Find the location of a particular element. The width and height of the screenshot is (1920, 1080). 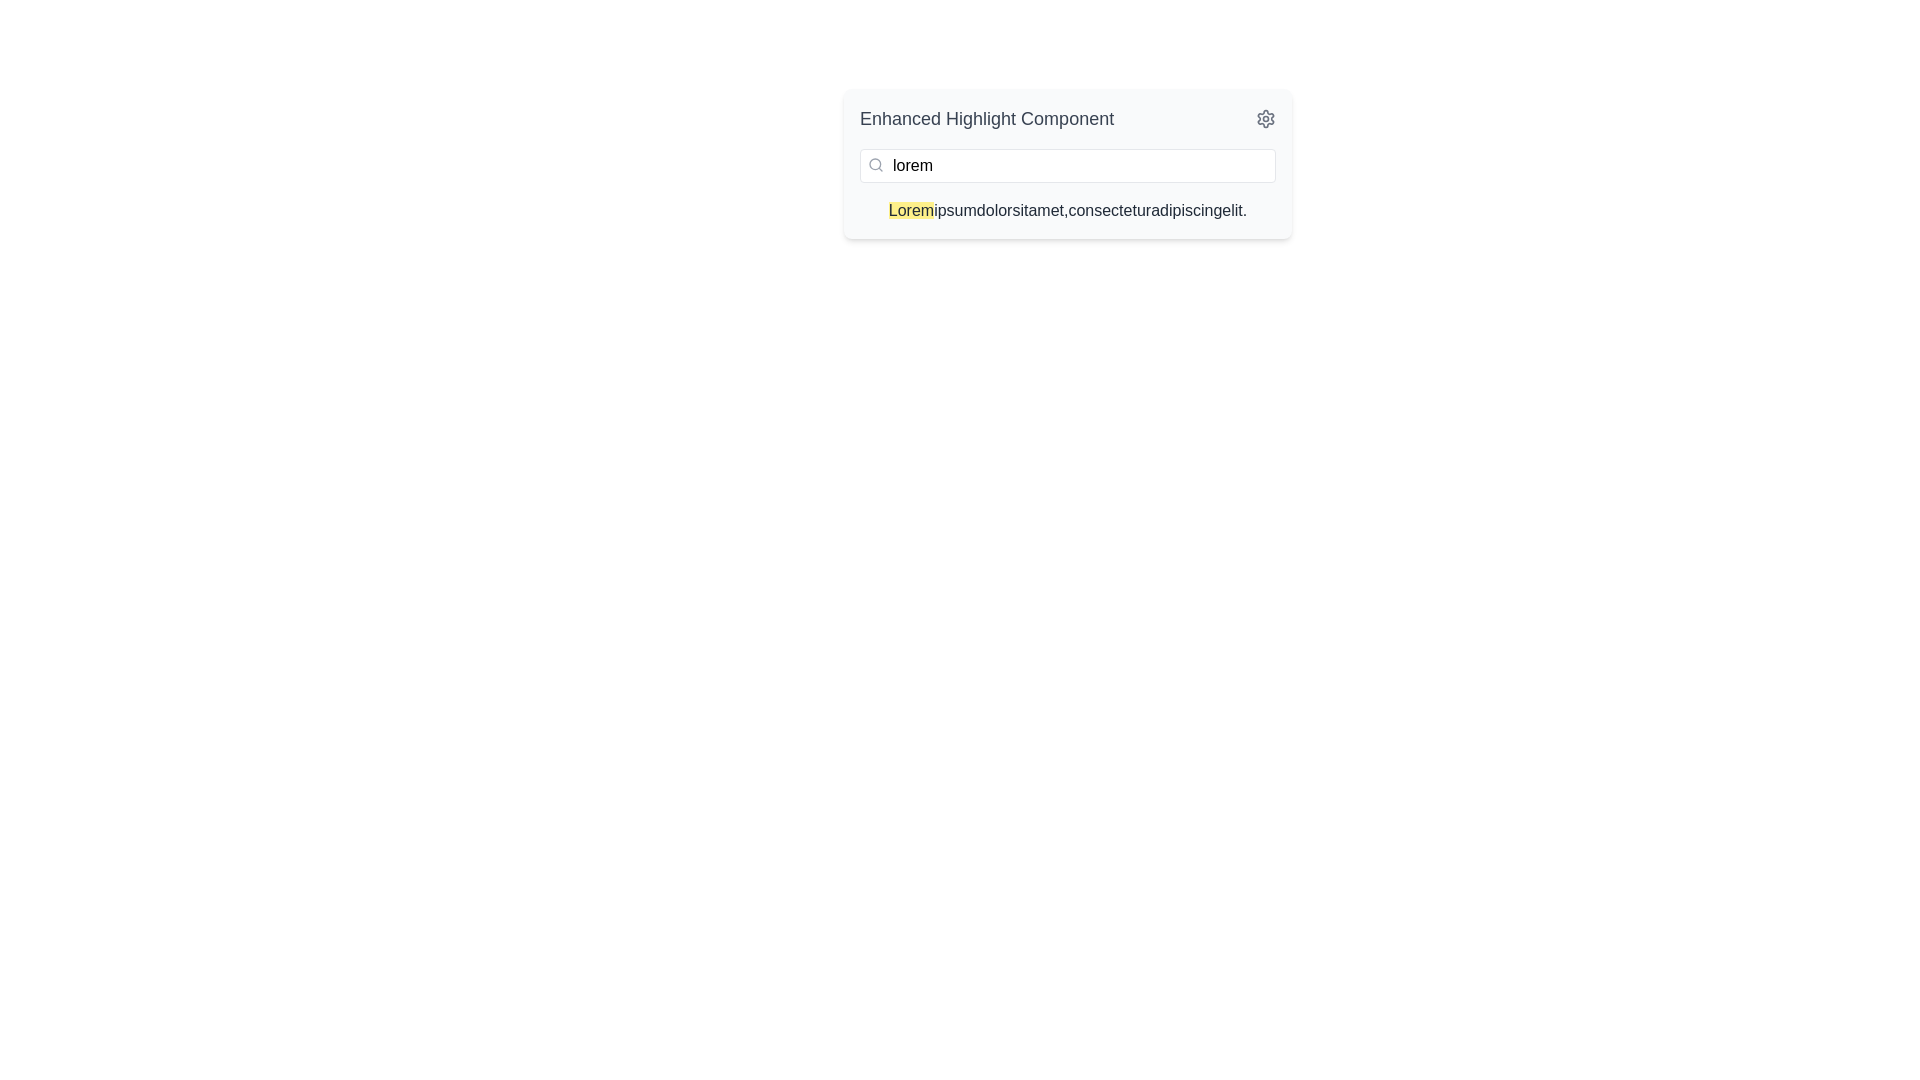

the informational text block located at the bottom section of the 'Enhanced Highlight Component' card, situated beneath the search bar is located at coordinates (1067, 211).